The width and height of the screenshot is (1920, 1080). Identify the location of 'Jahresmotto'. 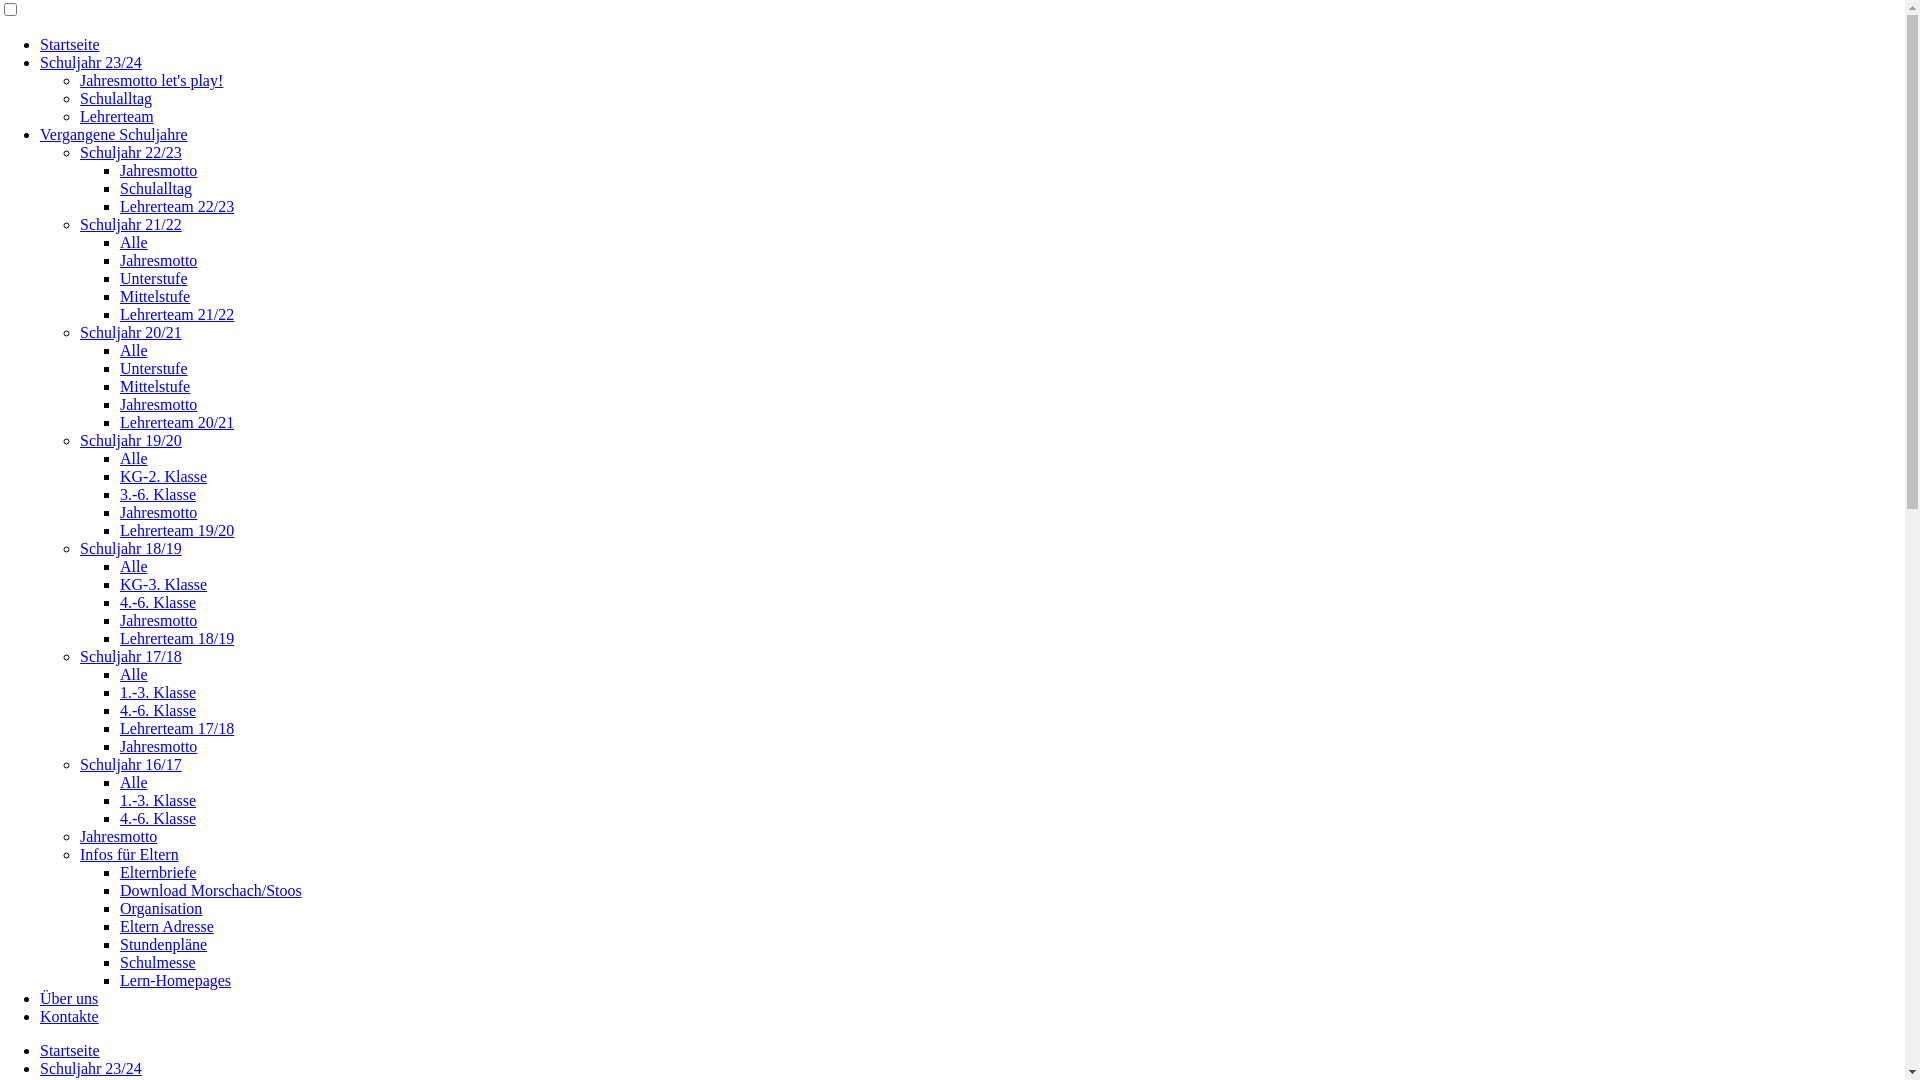
(157, 169).